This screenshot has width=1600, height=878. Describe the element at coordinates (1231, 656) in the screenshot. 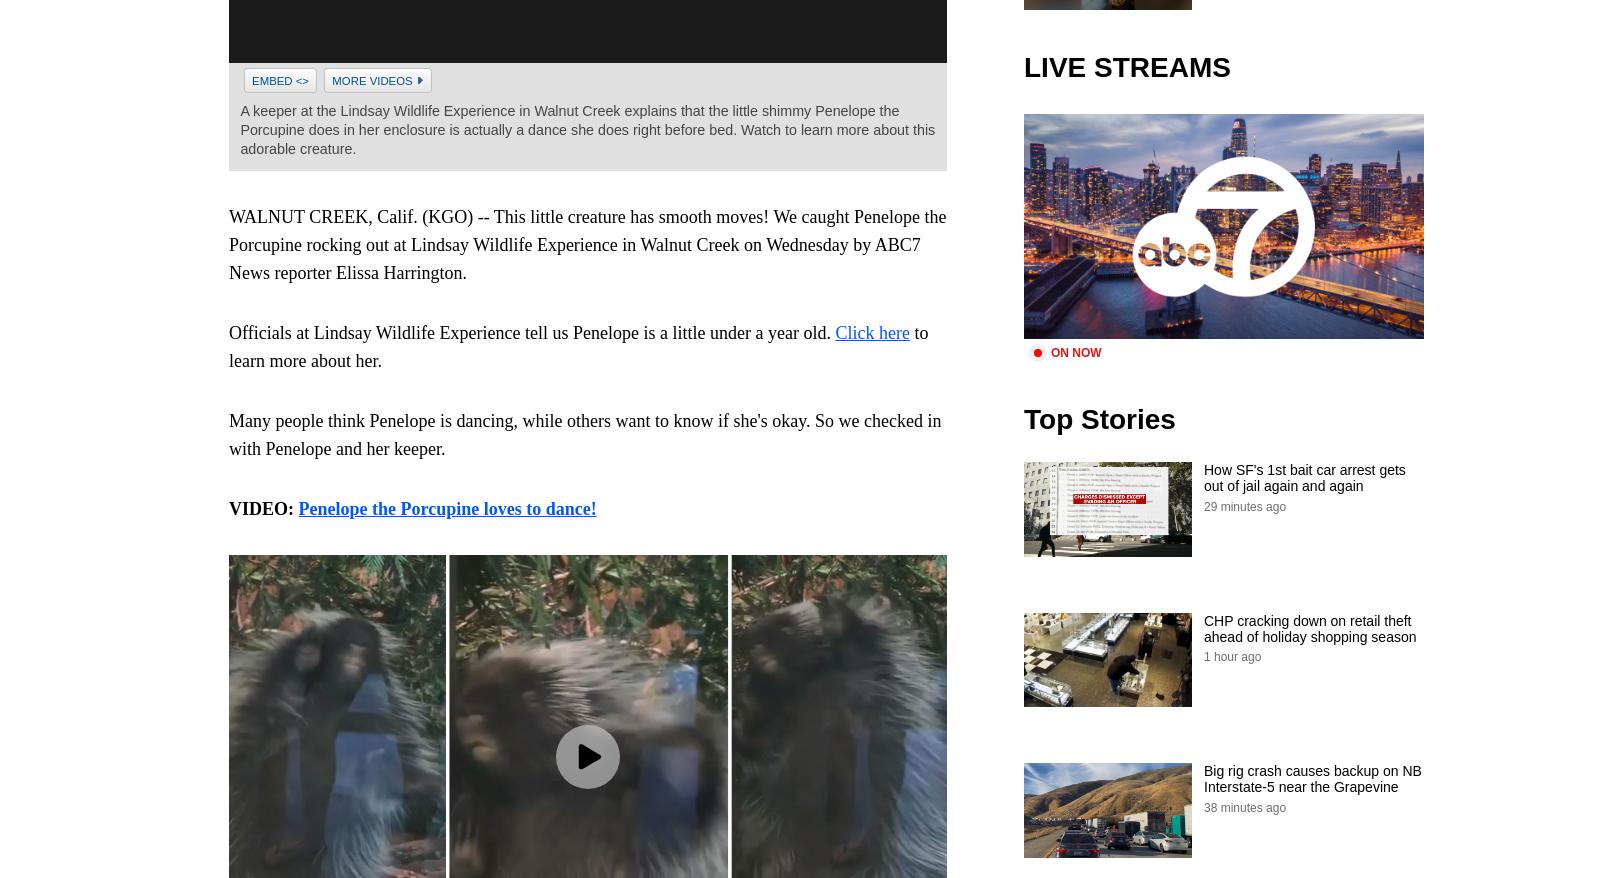

I see `'1 hour ago'` at that location.